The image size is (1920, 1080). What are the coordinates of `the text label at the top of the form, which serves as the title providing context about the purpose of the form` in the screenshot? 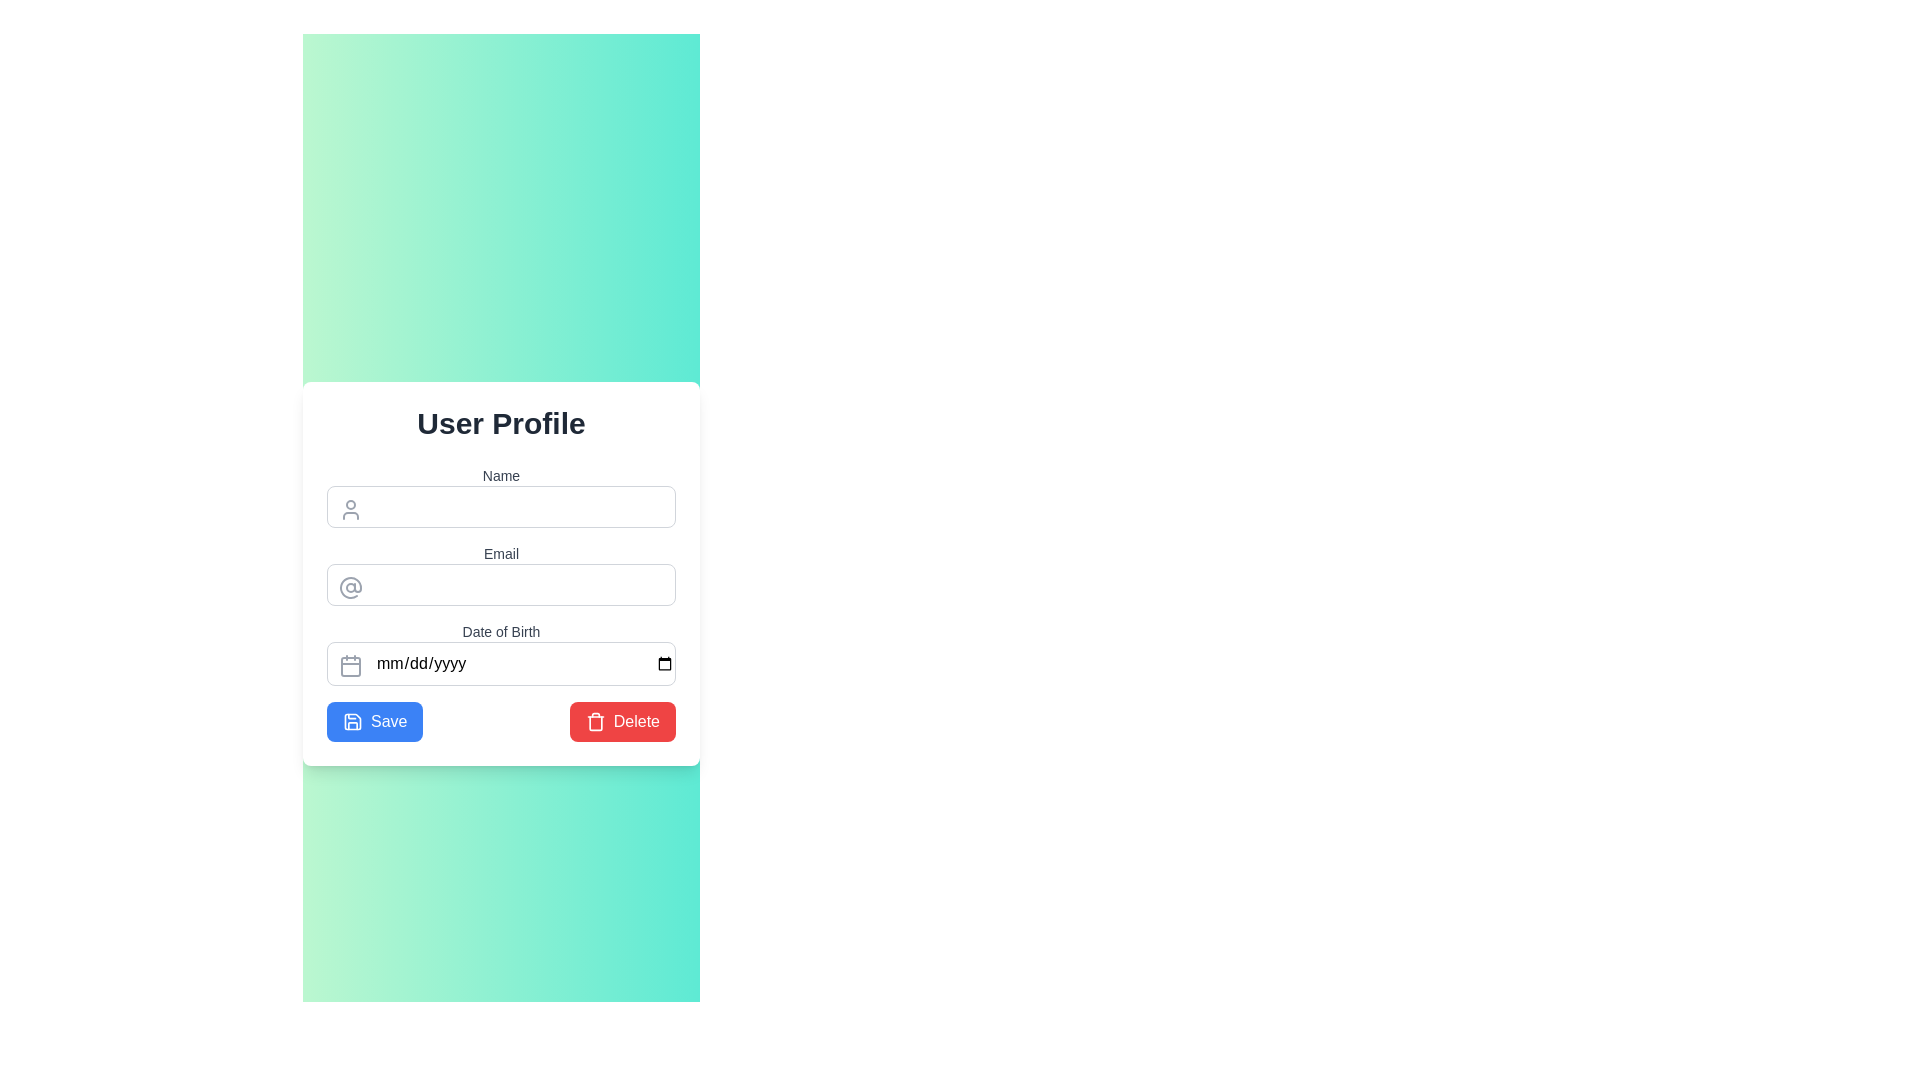 It's located at (501, 423).